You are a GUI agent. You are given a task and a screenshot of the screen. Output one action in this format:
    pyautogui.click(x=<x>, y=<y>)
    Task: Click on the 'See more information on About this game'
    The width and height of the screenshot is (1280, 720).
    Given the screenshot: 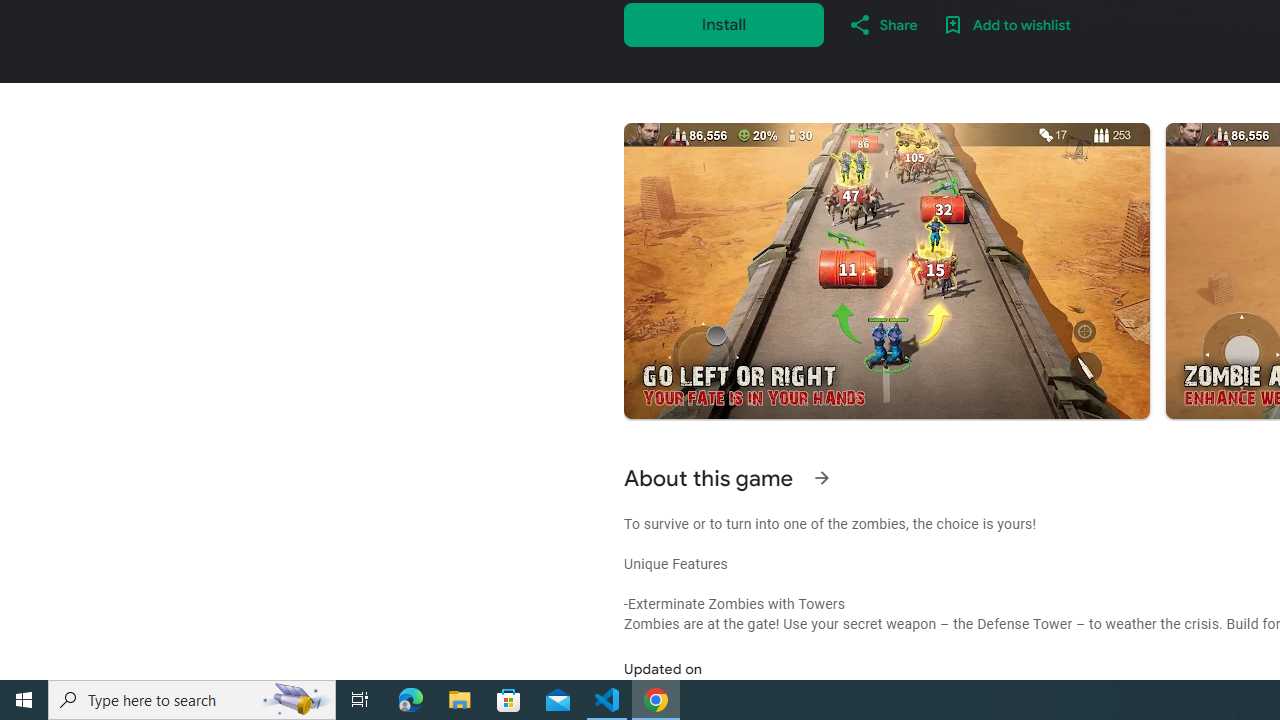 What is the action you would take?
    pyautogui.click(x=821, y=478)
    